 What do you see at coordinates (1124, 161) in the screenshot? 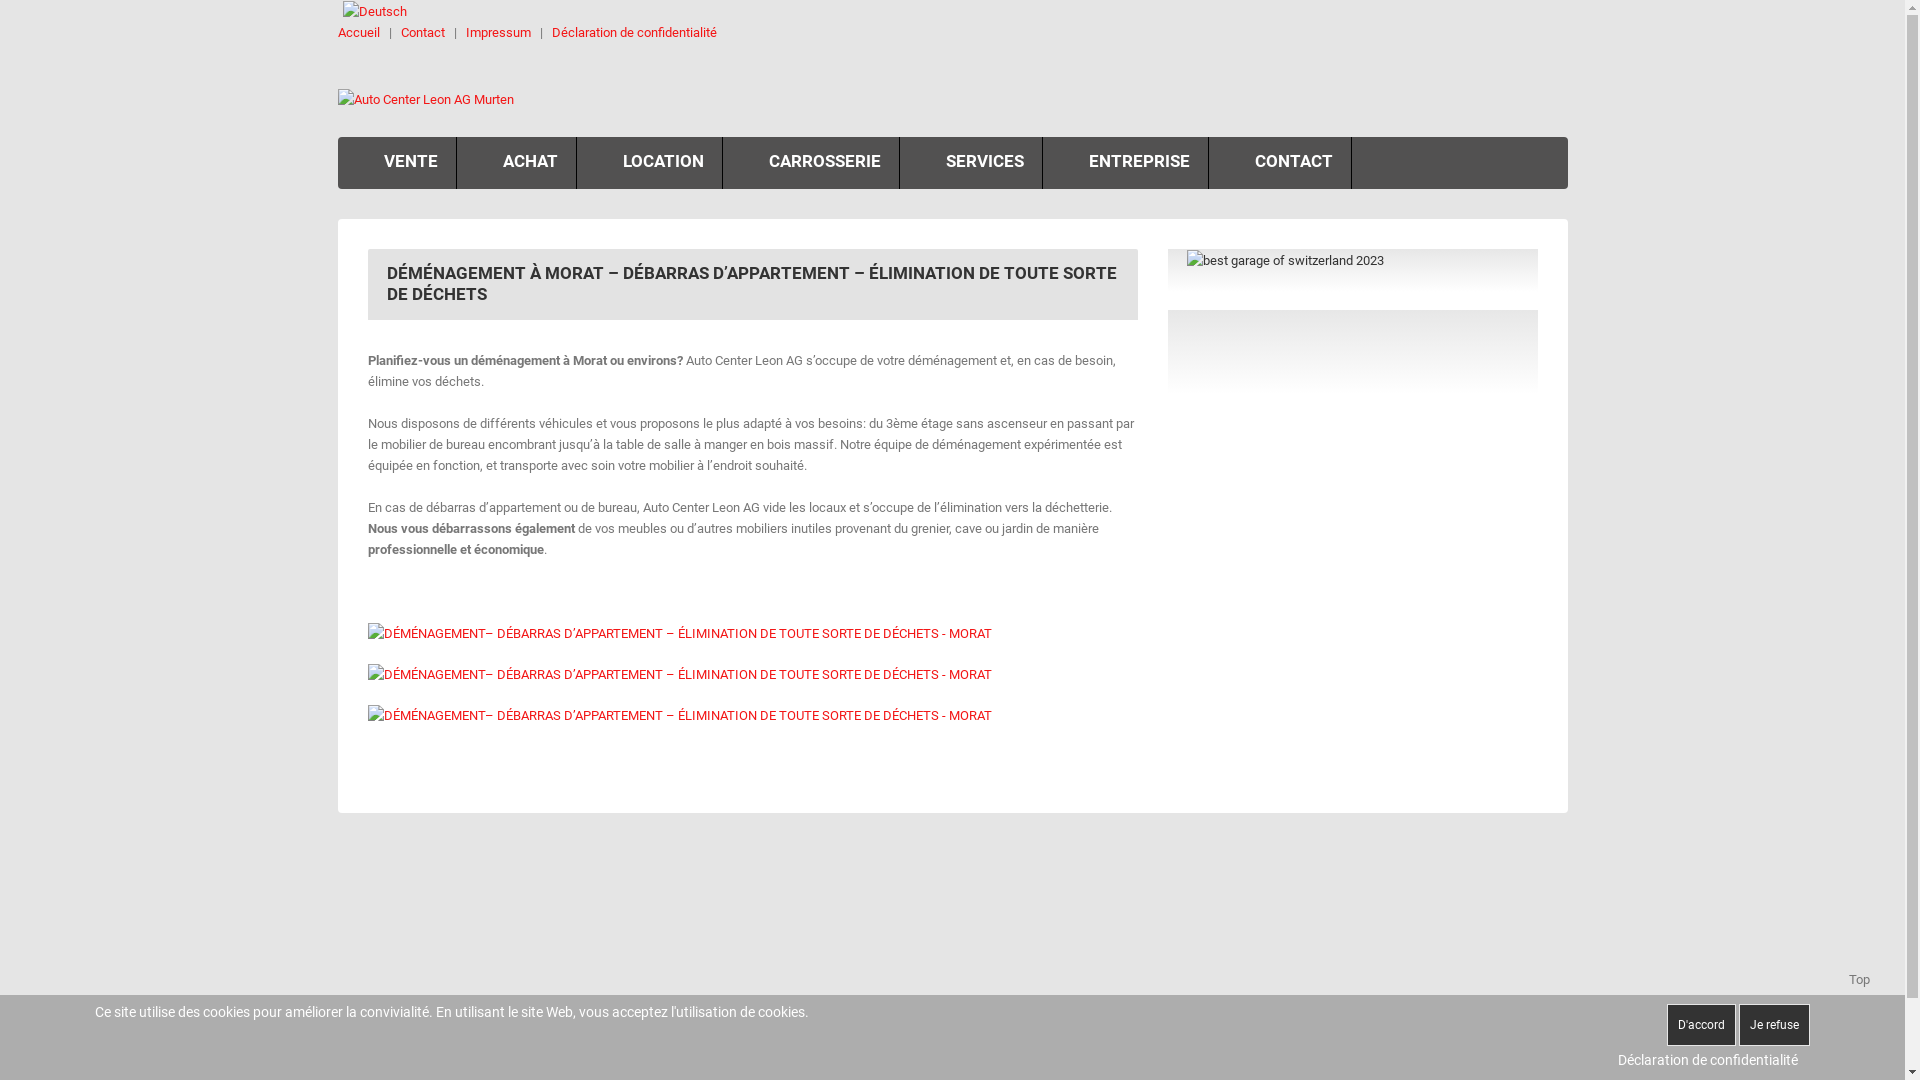
I see `'ENTREPRISE'` at bounding box center [1124, 161].